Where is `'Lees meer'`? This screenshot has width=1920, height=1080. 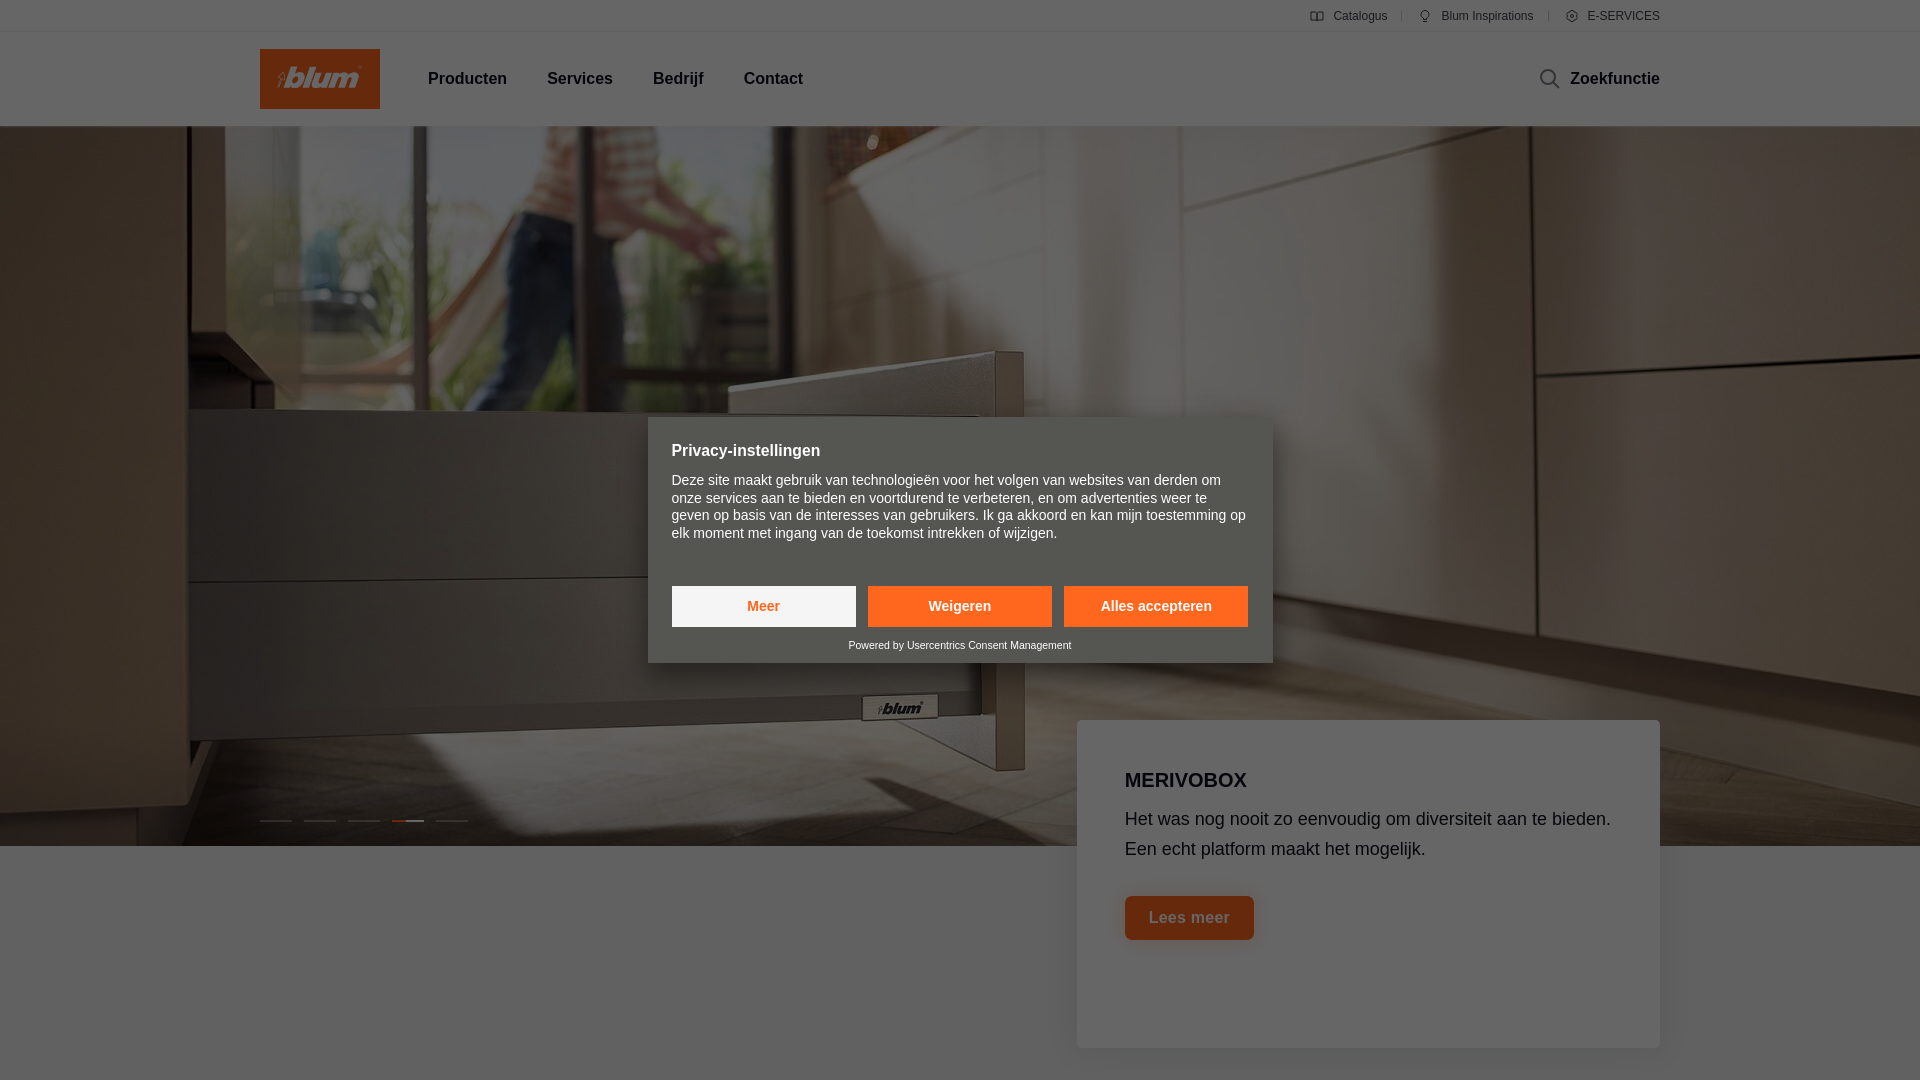 'Lees meer' is located at coordinates (1189, 918).